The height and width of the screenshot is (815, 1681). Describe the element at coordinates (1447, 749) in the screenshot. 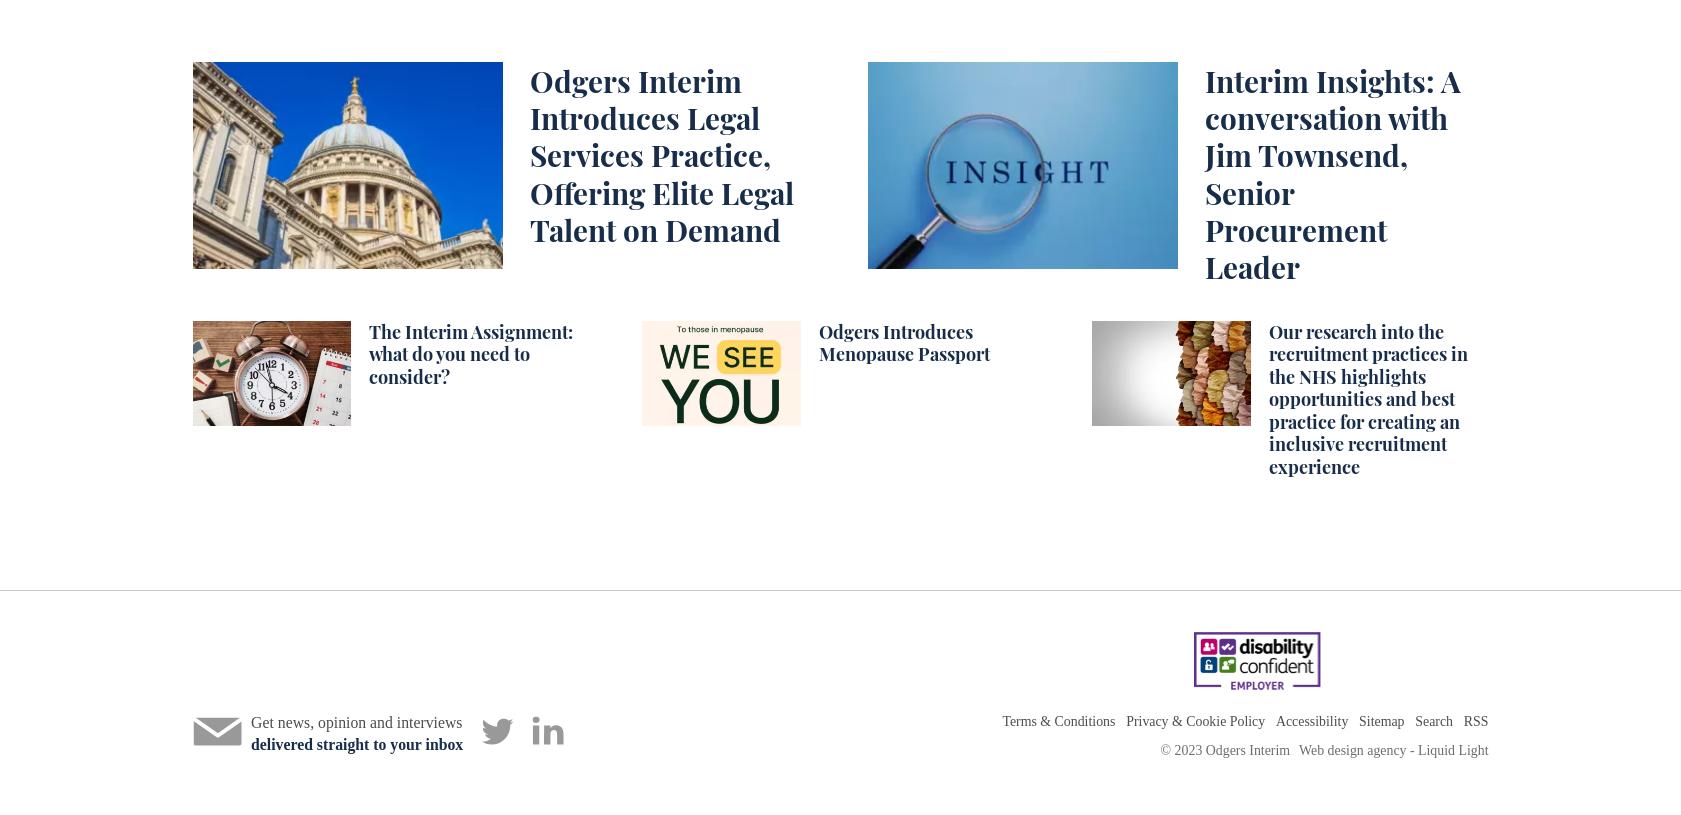

I see `'- Liquid Light'` at that location.